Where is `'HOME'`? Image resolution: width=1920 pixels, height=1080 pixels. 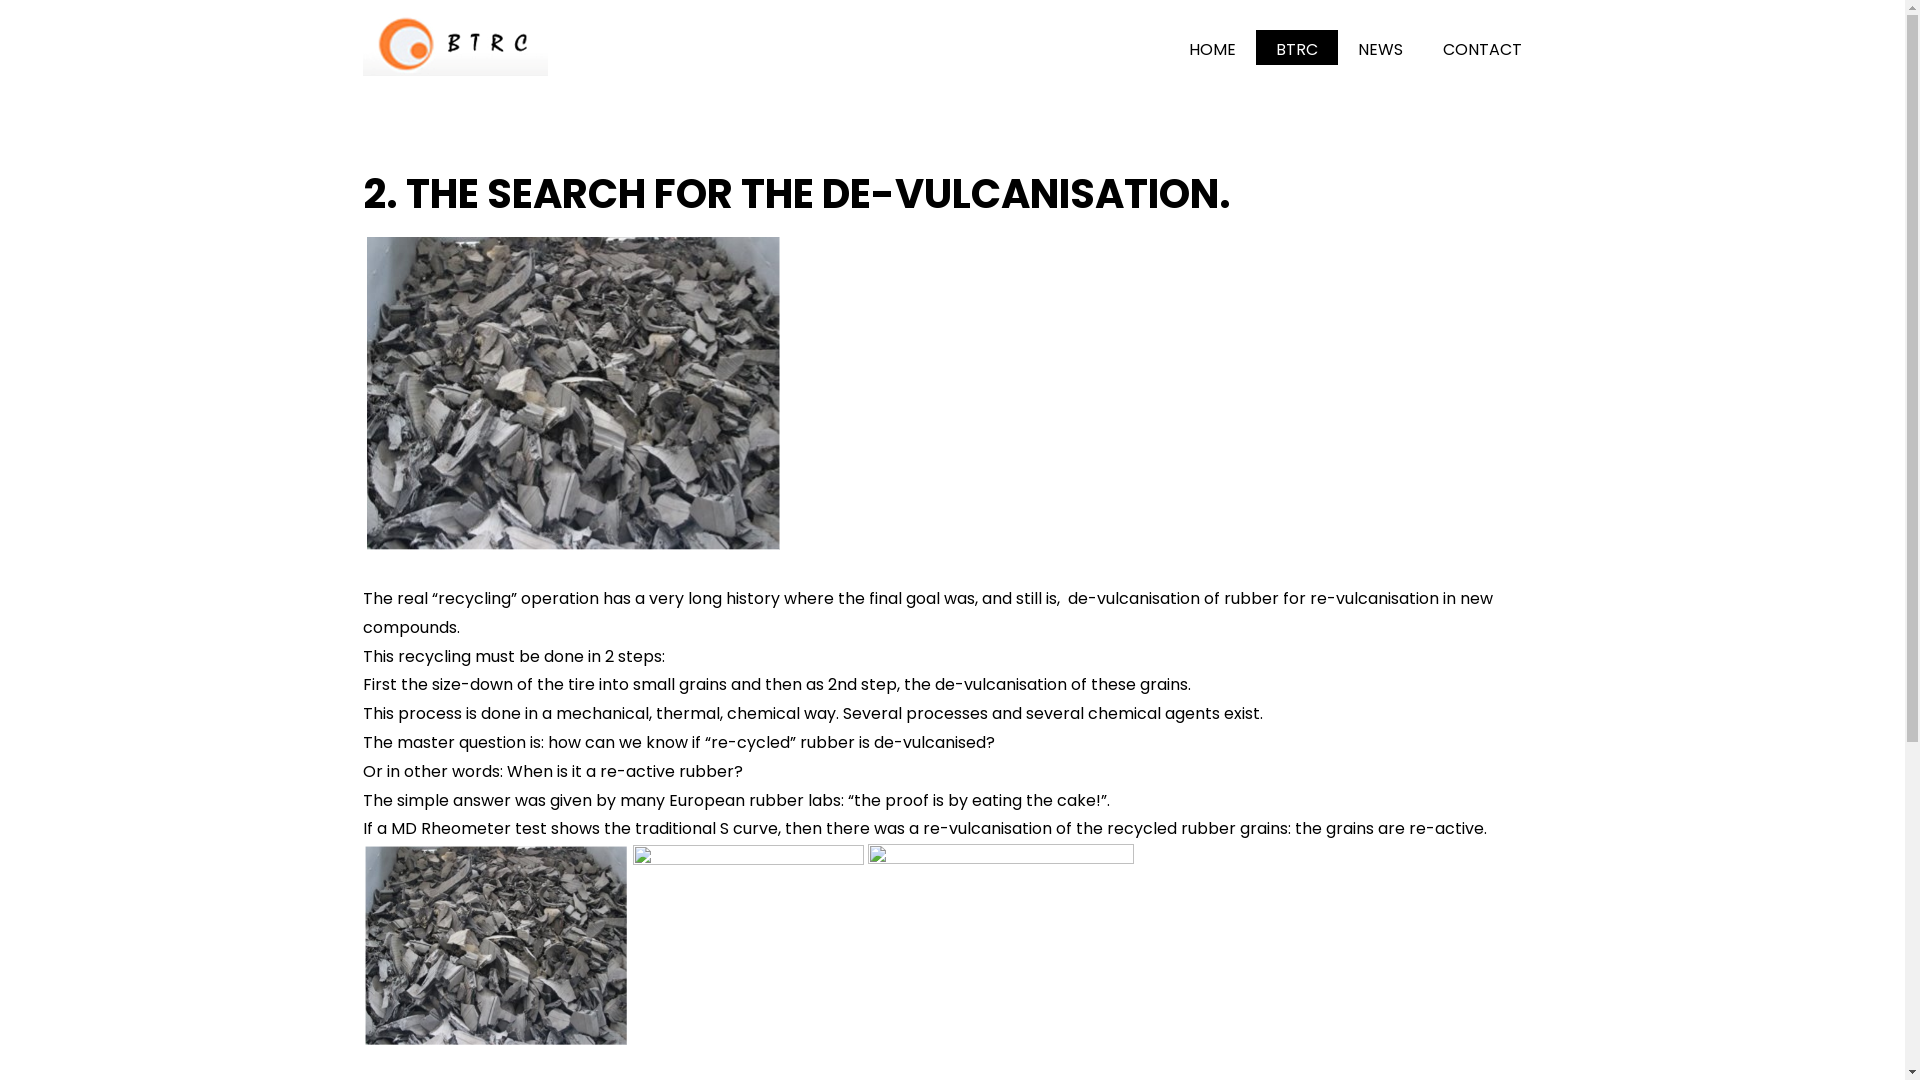
'HOME' is located at coordinates (1211, 46).